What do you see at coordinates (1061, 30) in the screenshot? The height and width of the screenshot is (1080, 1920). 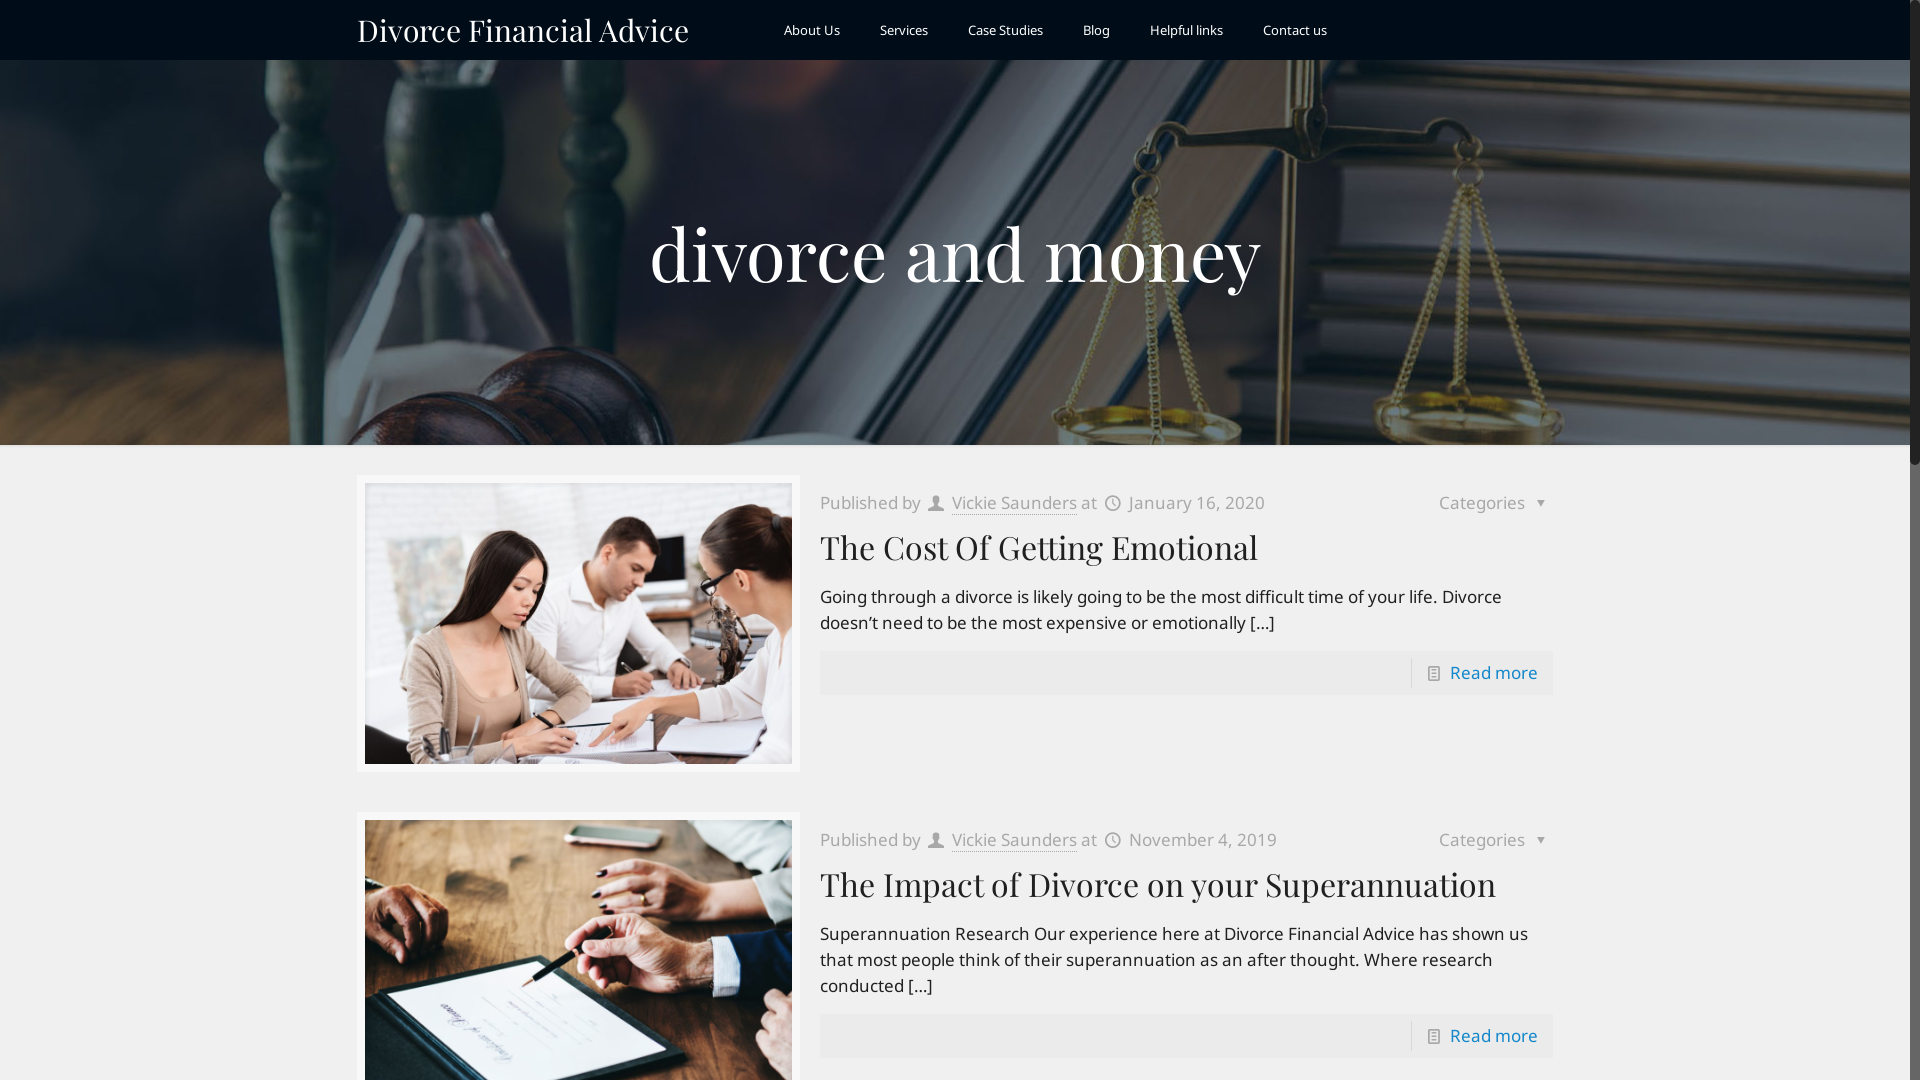 I see `'Blog'` at bounding box center [1061, 30].